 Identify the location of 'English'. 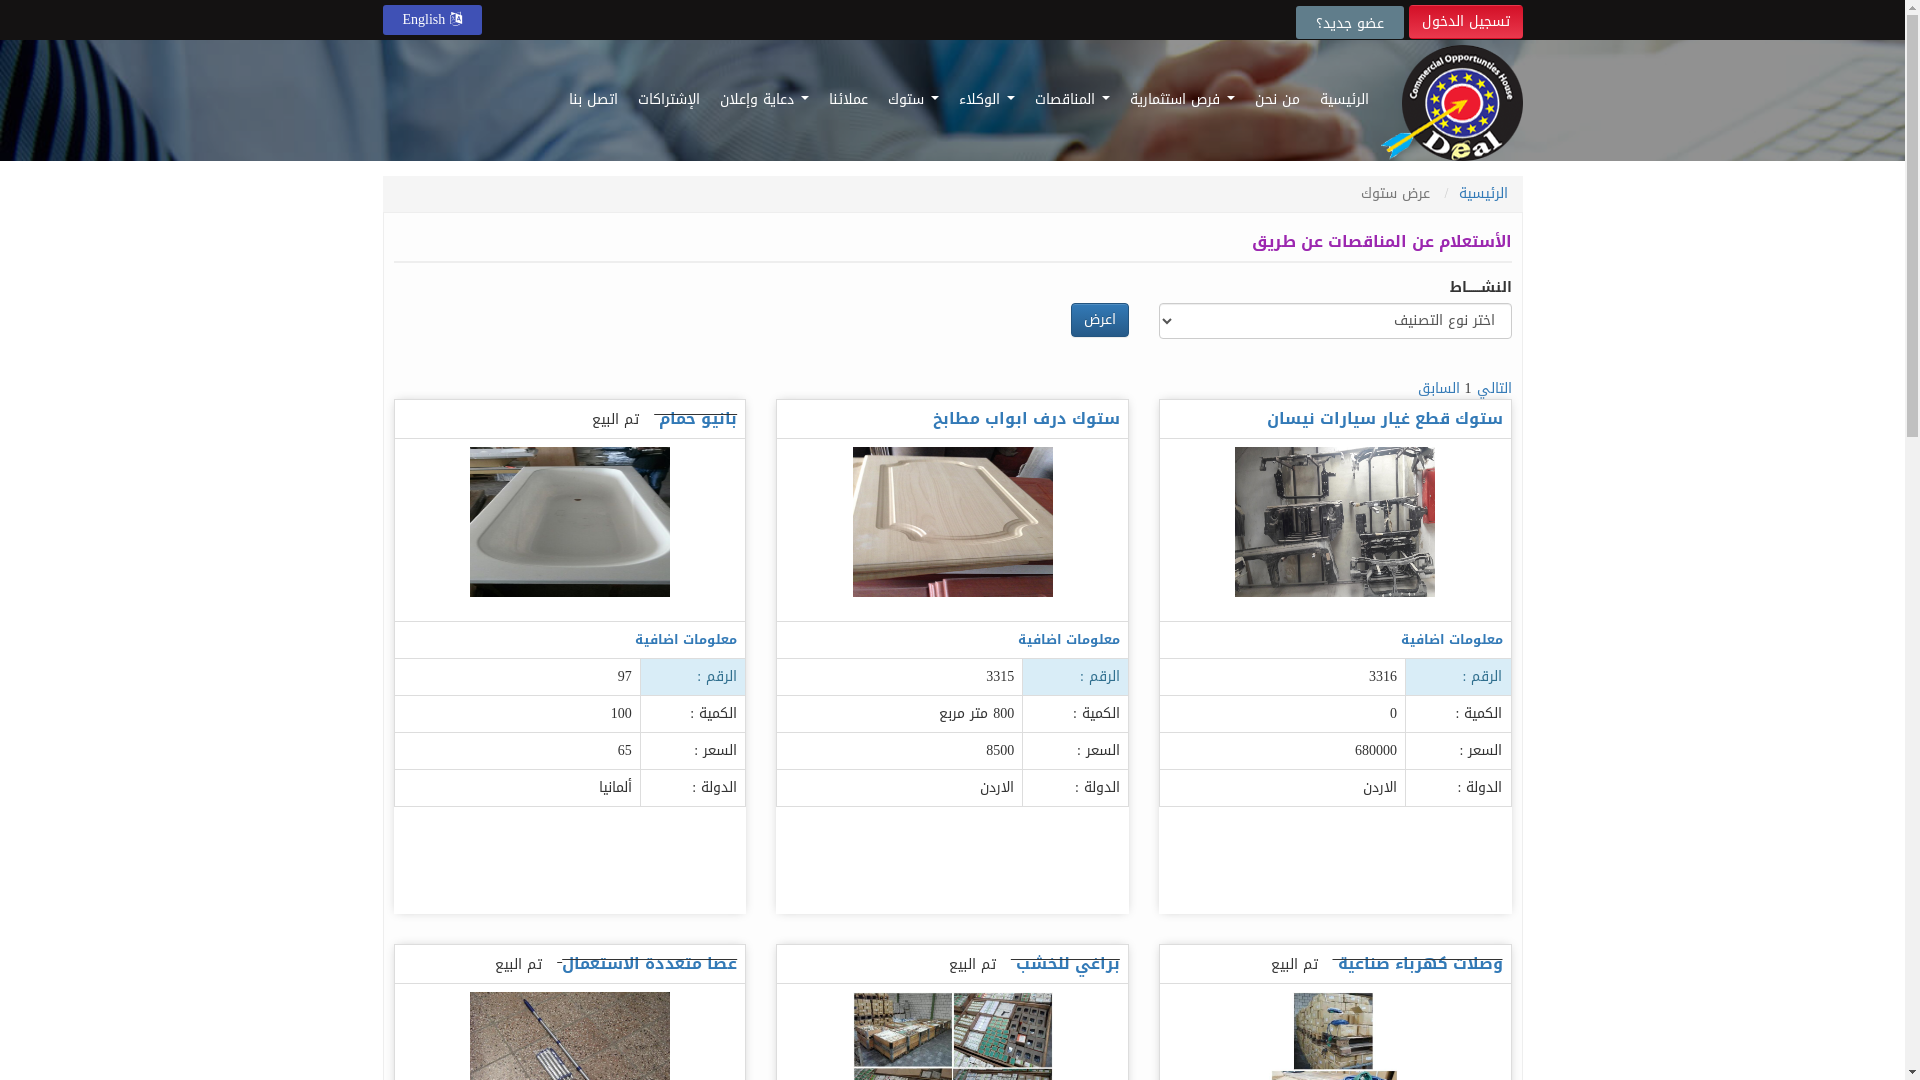
(431, 19).